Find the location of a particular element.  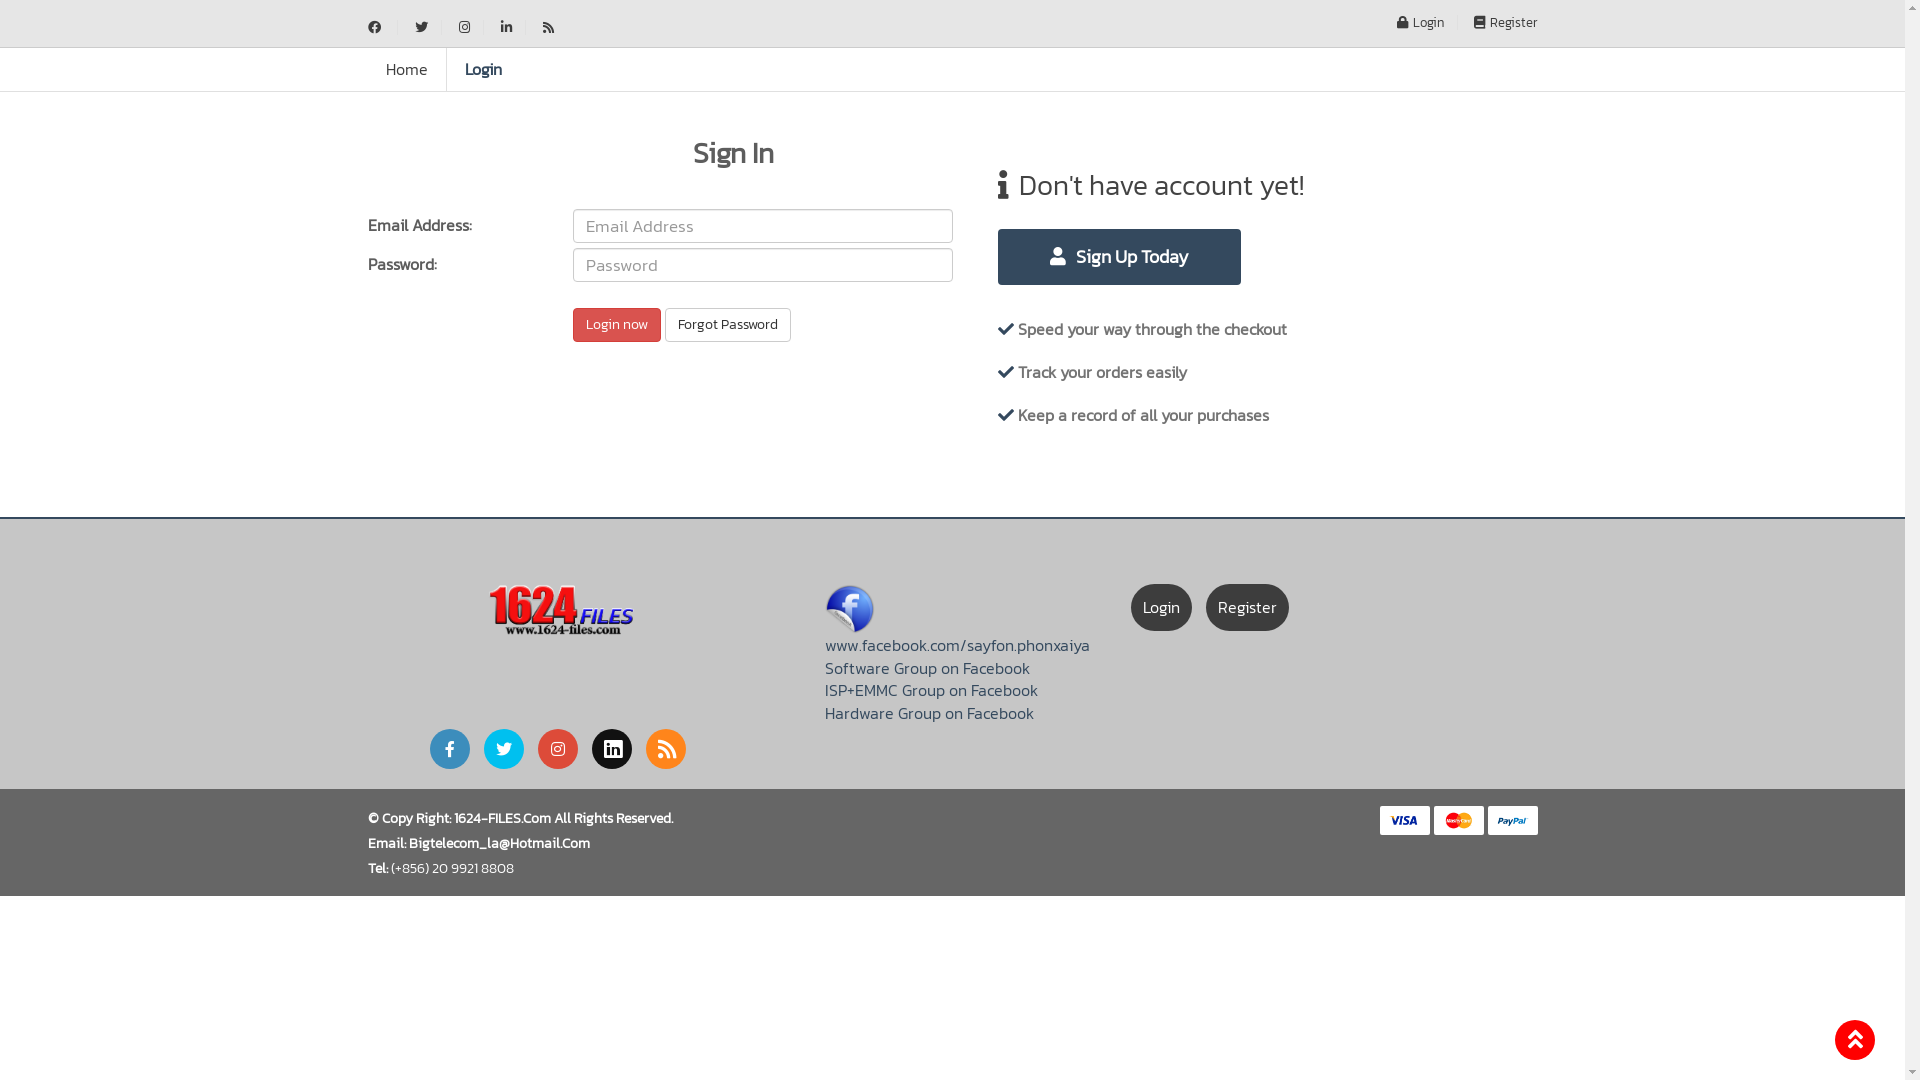

'Hardware Group on Facebook' is located at coordinates (928, 712).